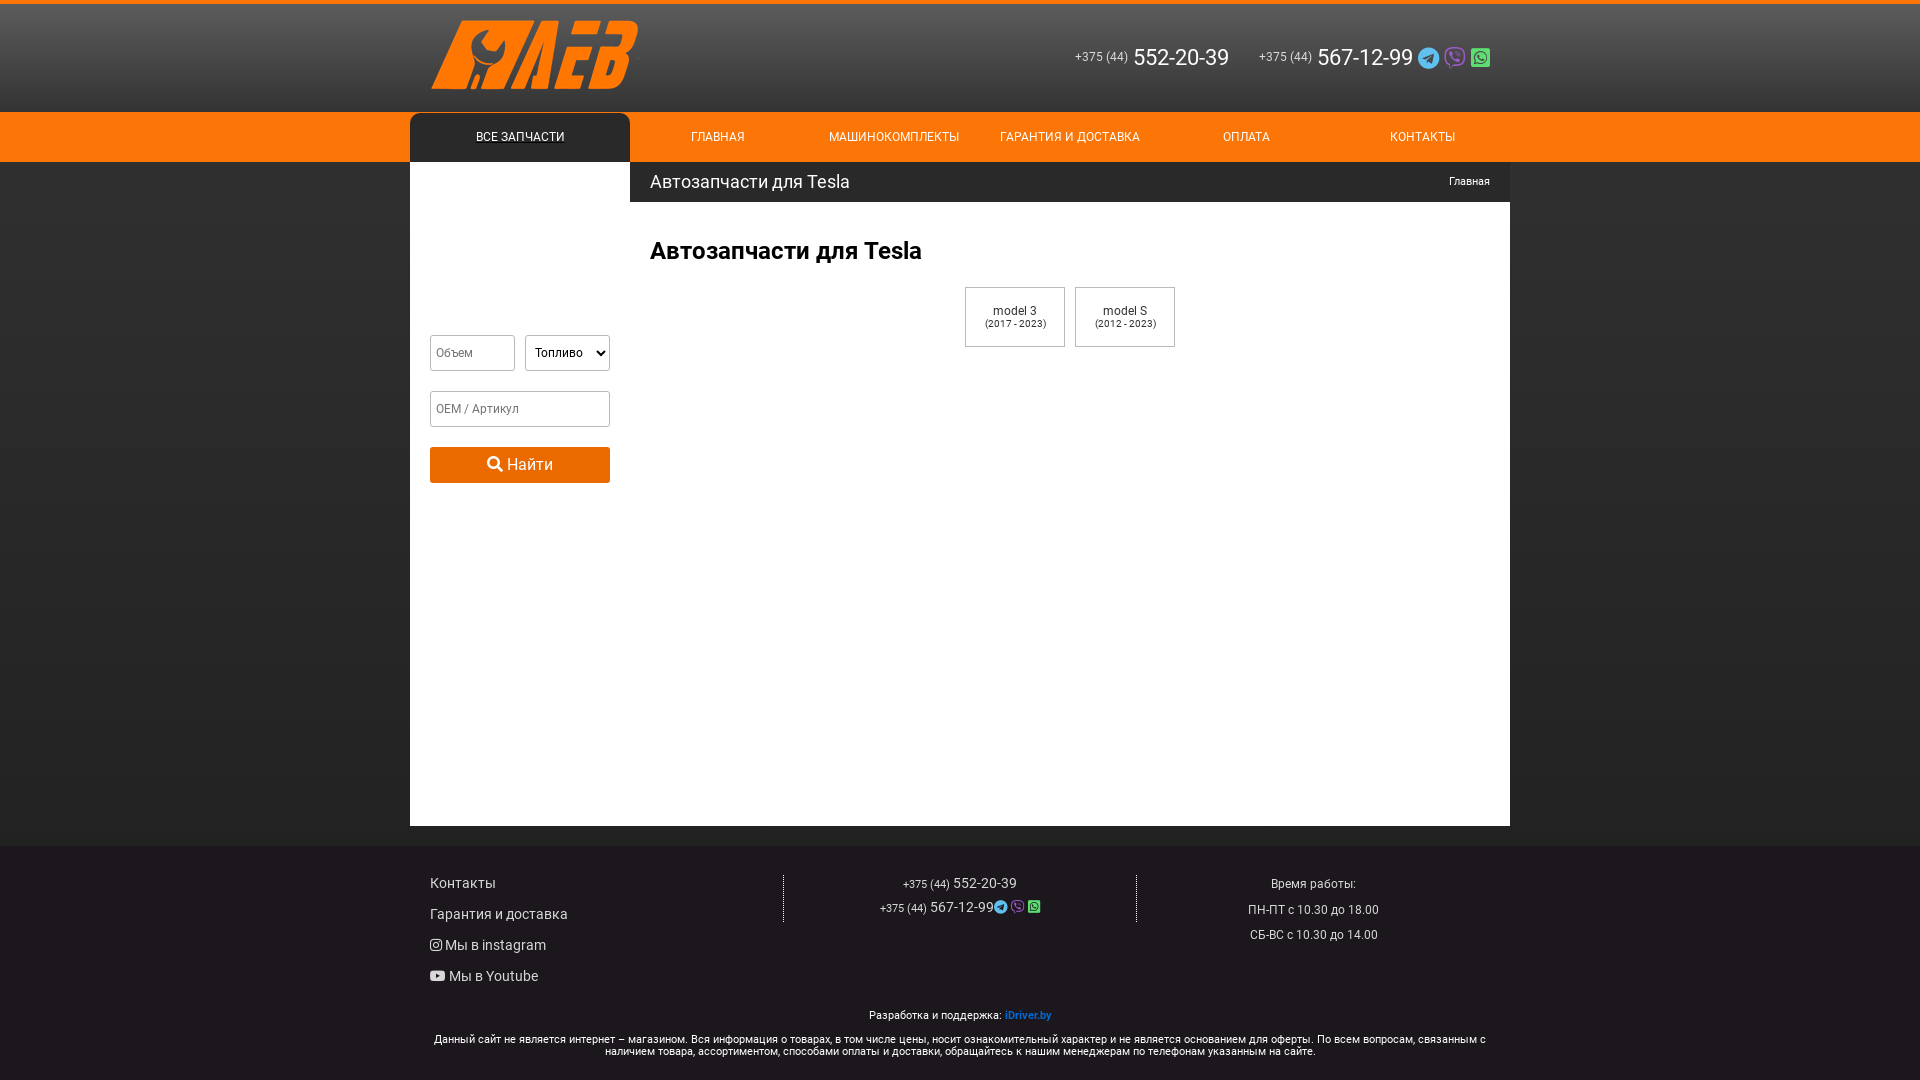  What do you see at coordinates (1124, 315) in the screenshot?
I see `'model S` at bounding box center [1124, 315].